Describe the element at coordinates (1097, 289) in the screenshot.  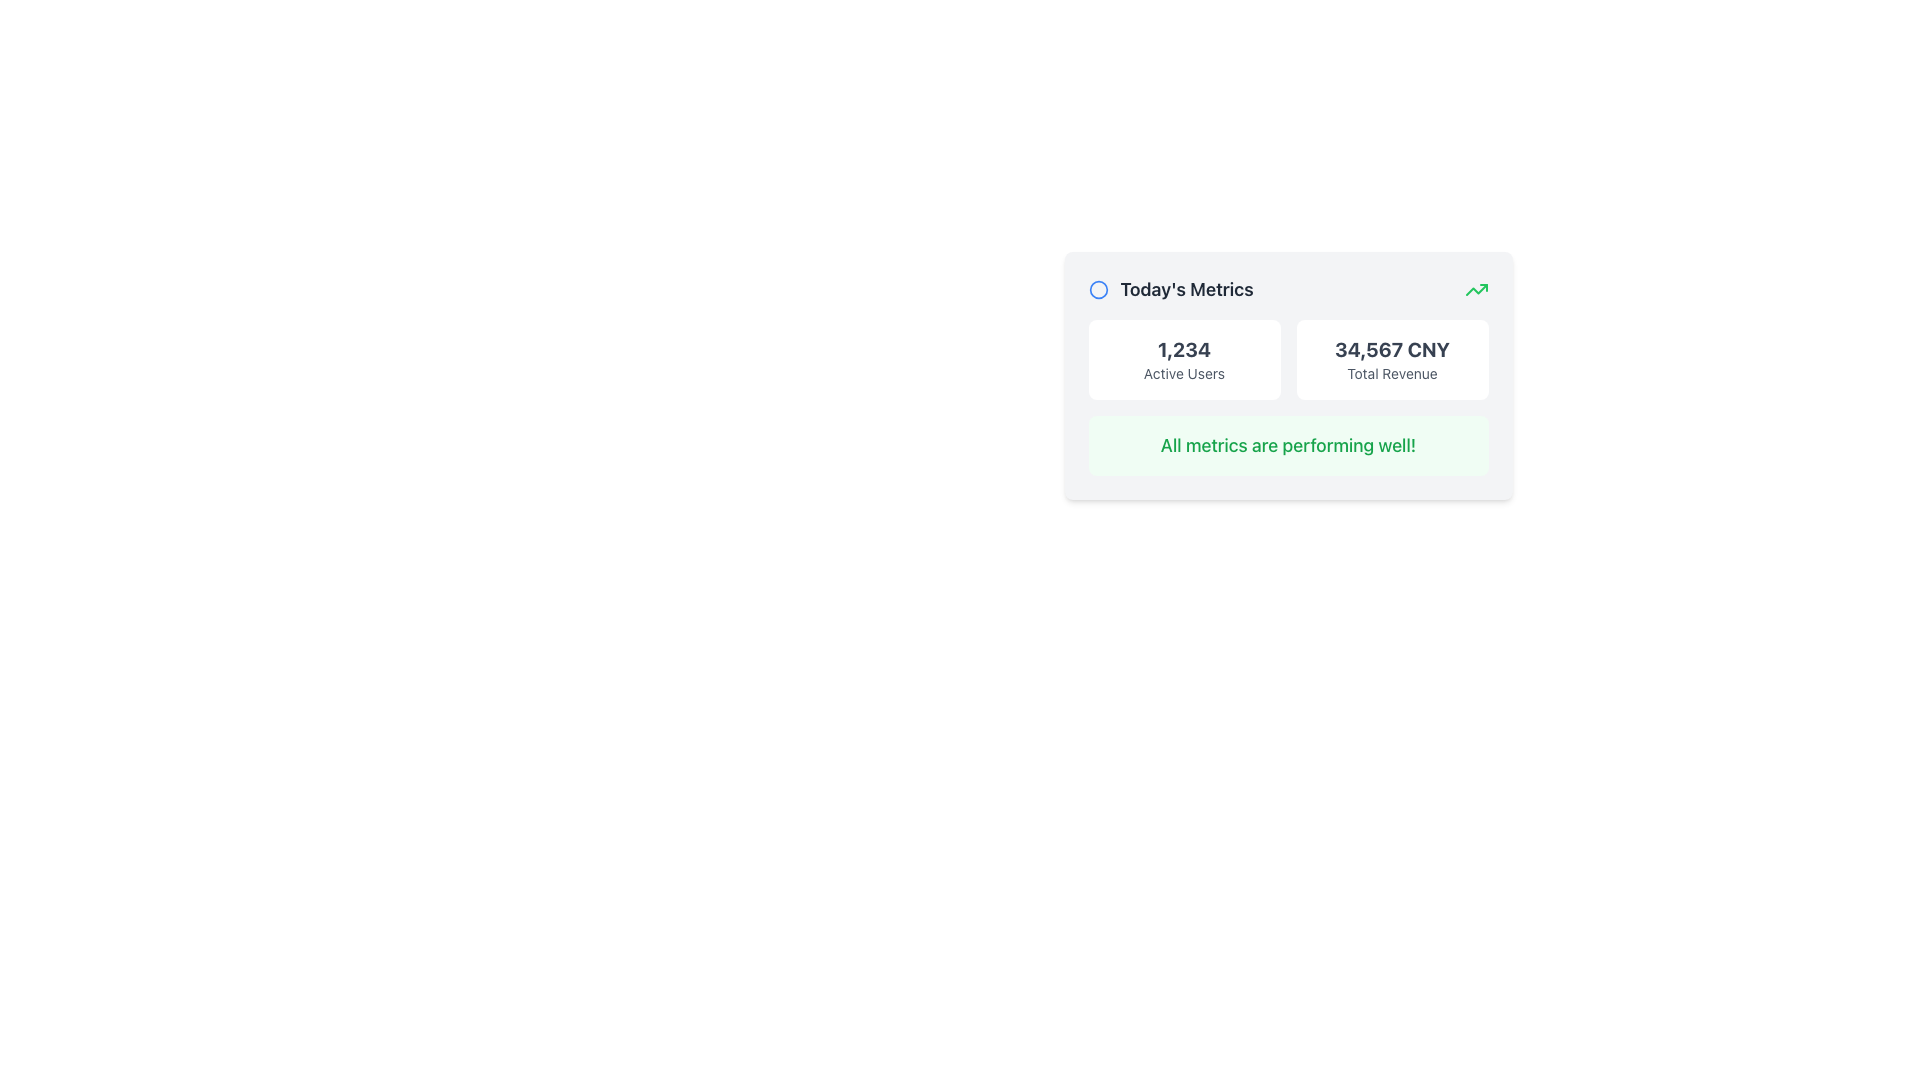
I see `the graphical icon located at the top-left corner of the 'Today's Metrics' card, which serves as a visual branding representation` at that location.